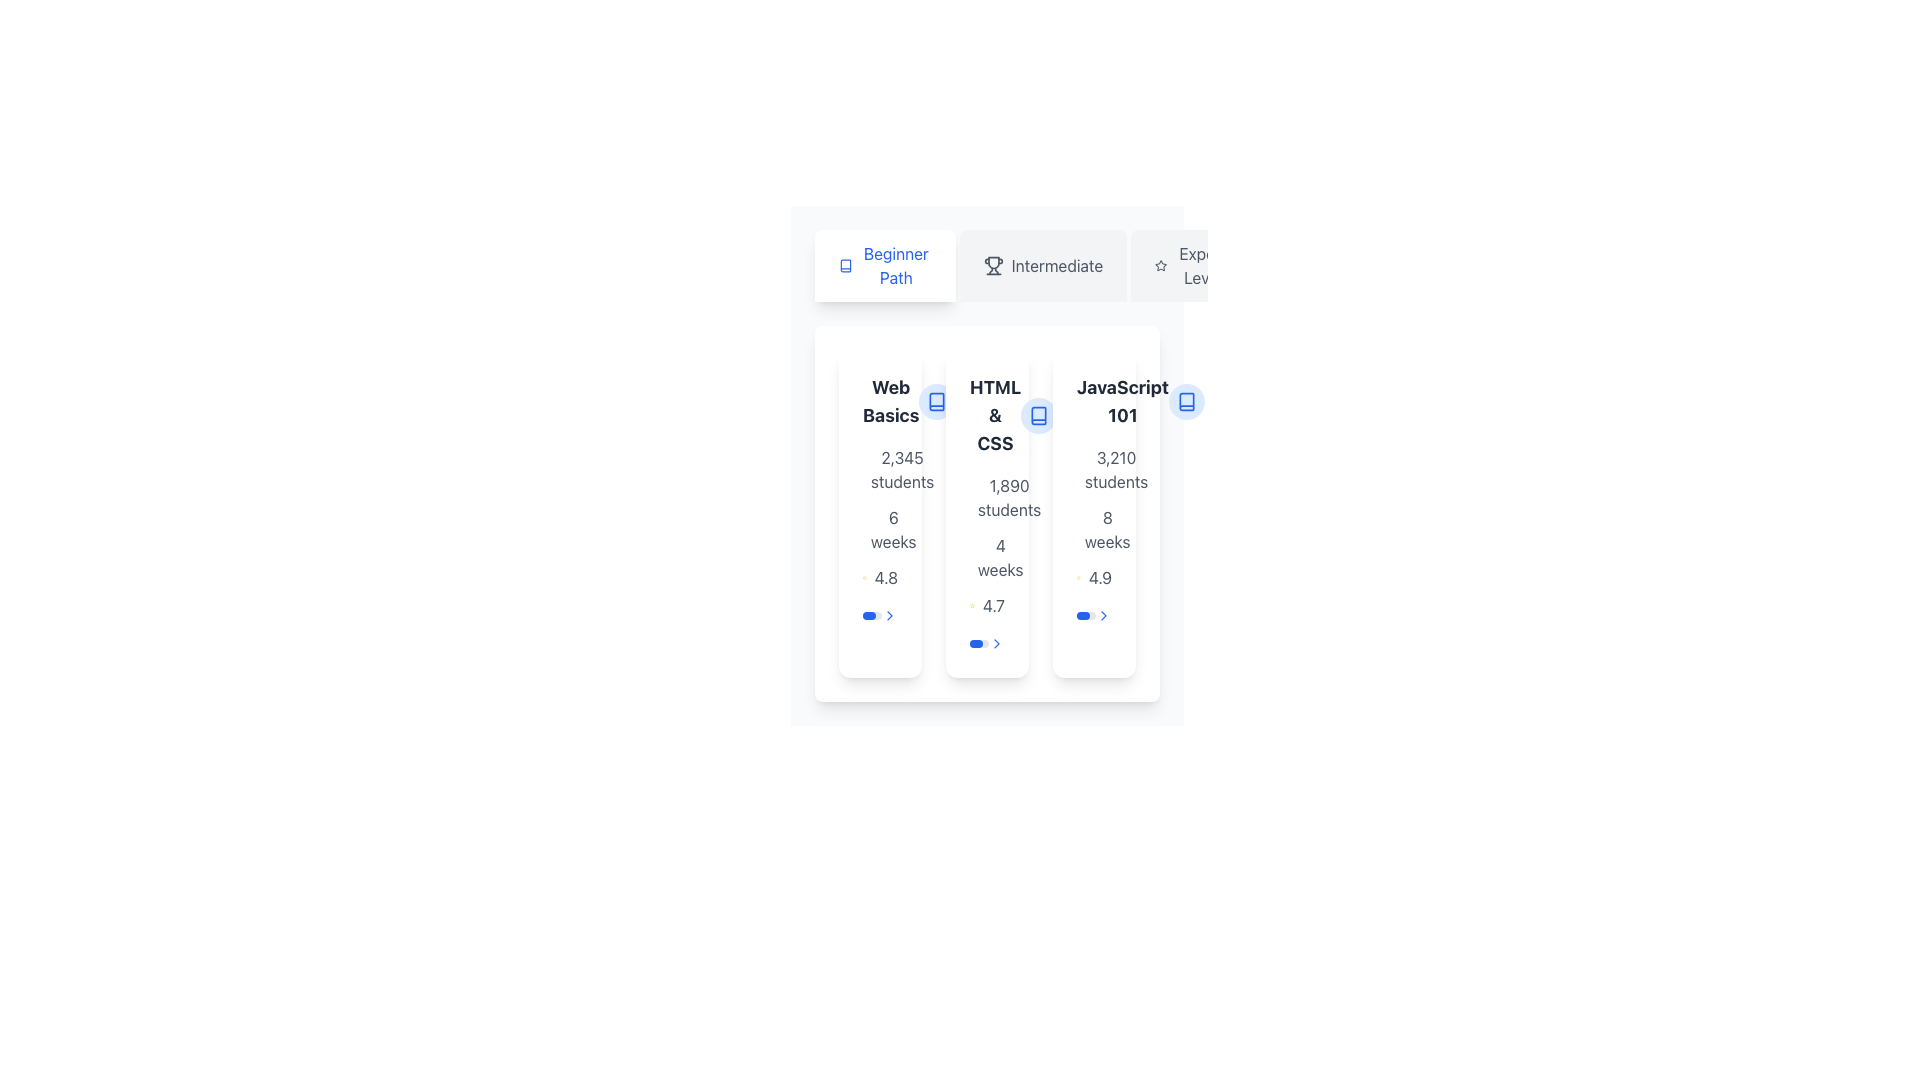  I want to click on the clickable icon located at the top-right corner of the 'JavaScript 101' course card, so click(1186, 401).